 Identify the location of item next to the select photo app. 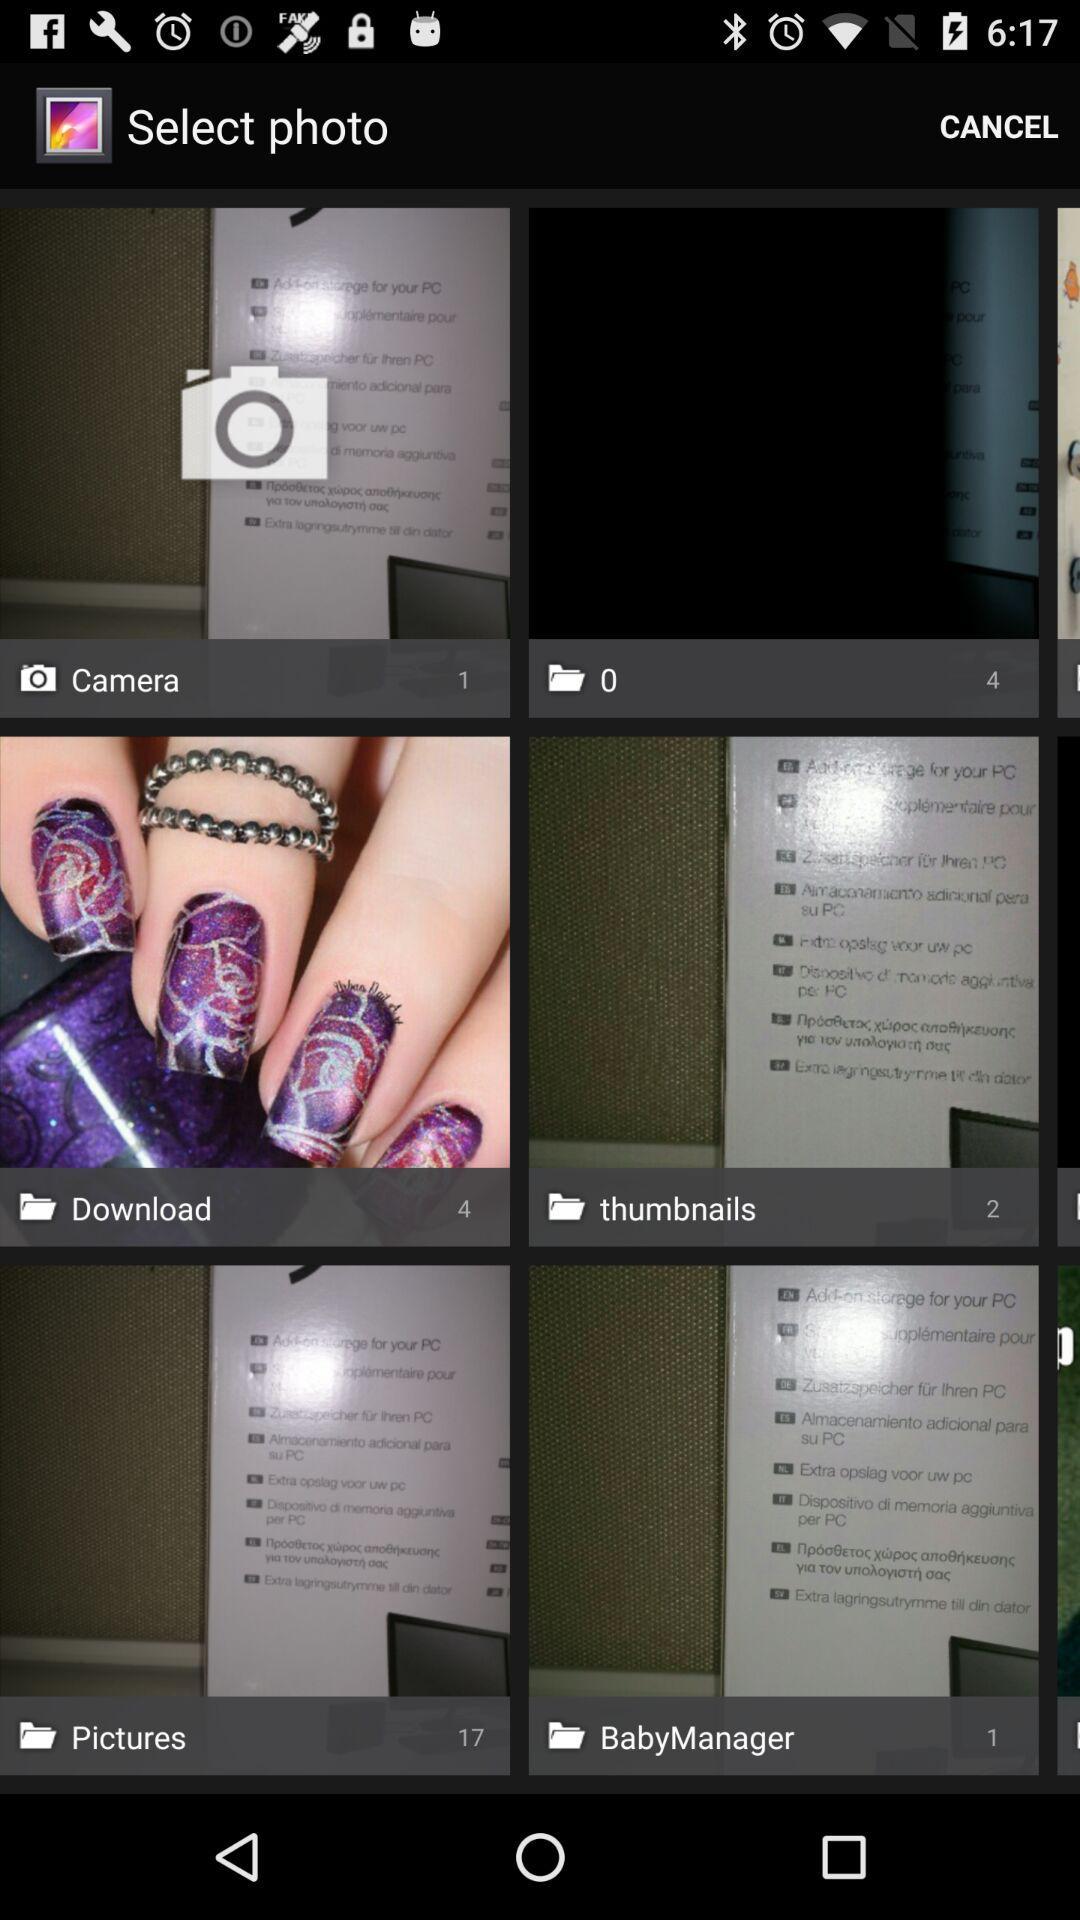
(999, 124).